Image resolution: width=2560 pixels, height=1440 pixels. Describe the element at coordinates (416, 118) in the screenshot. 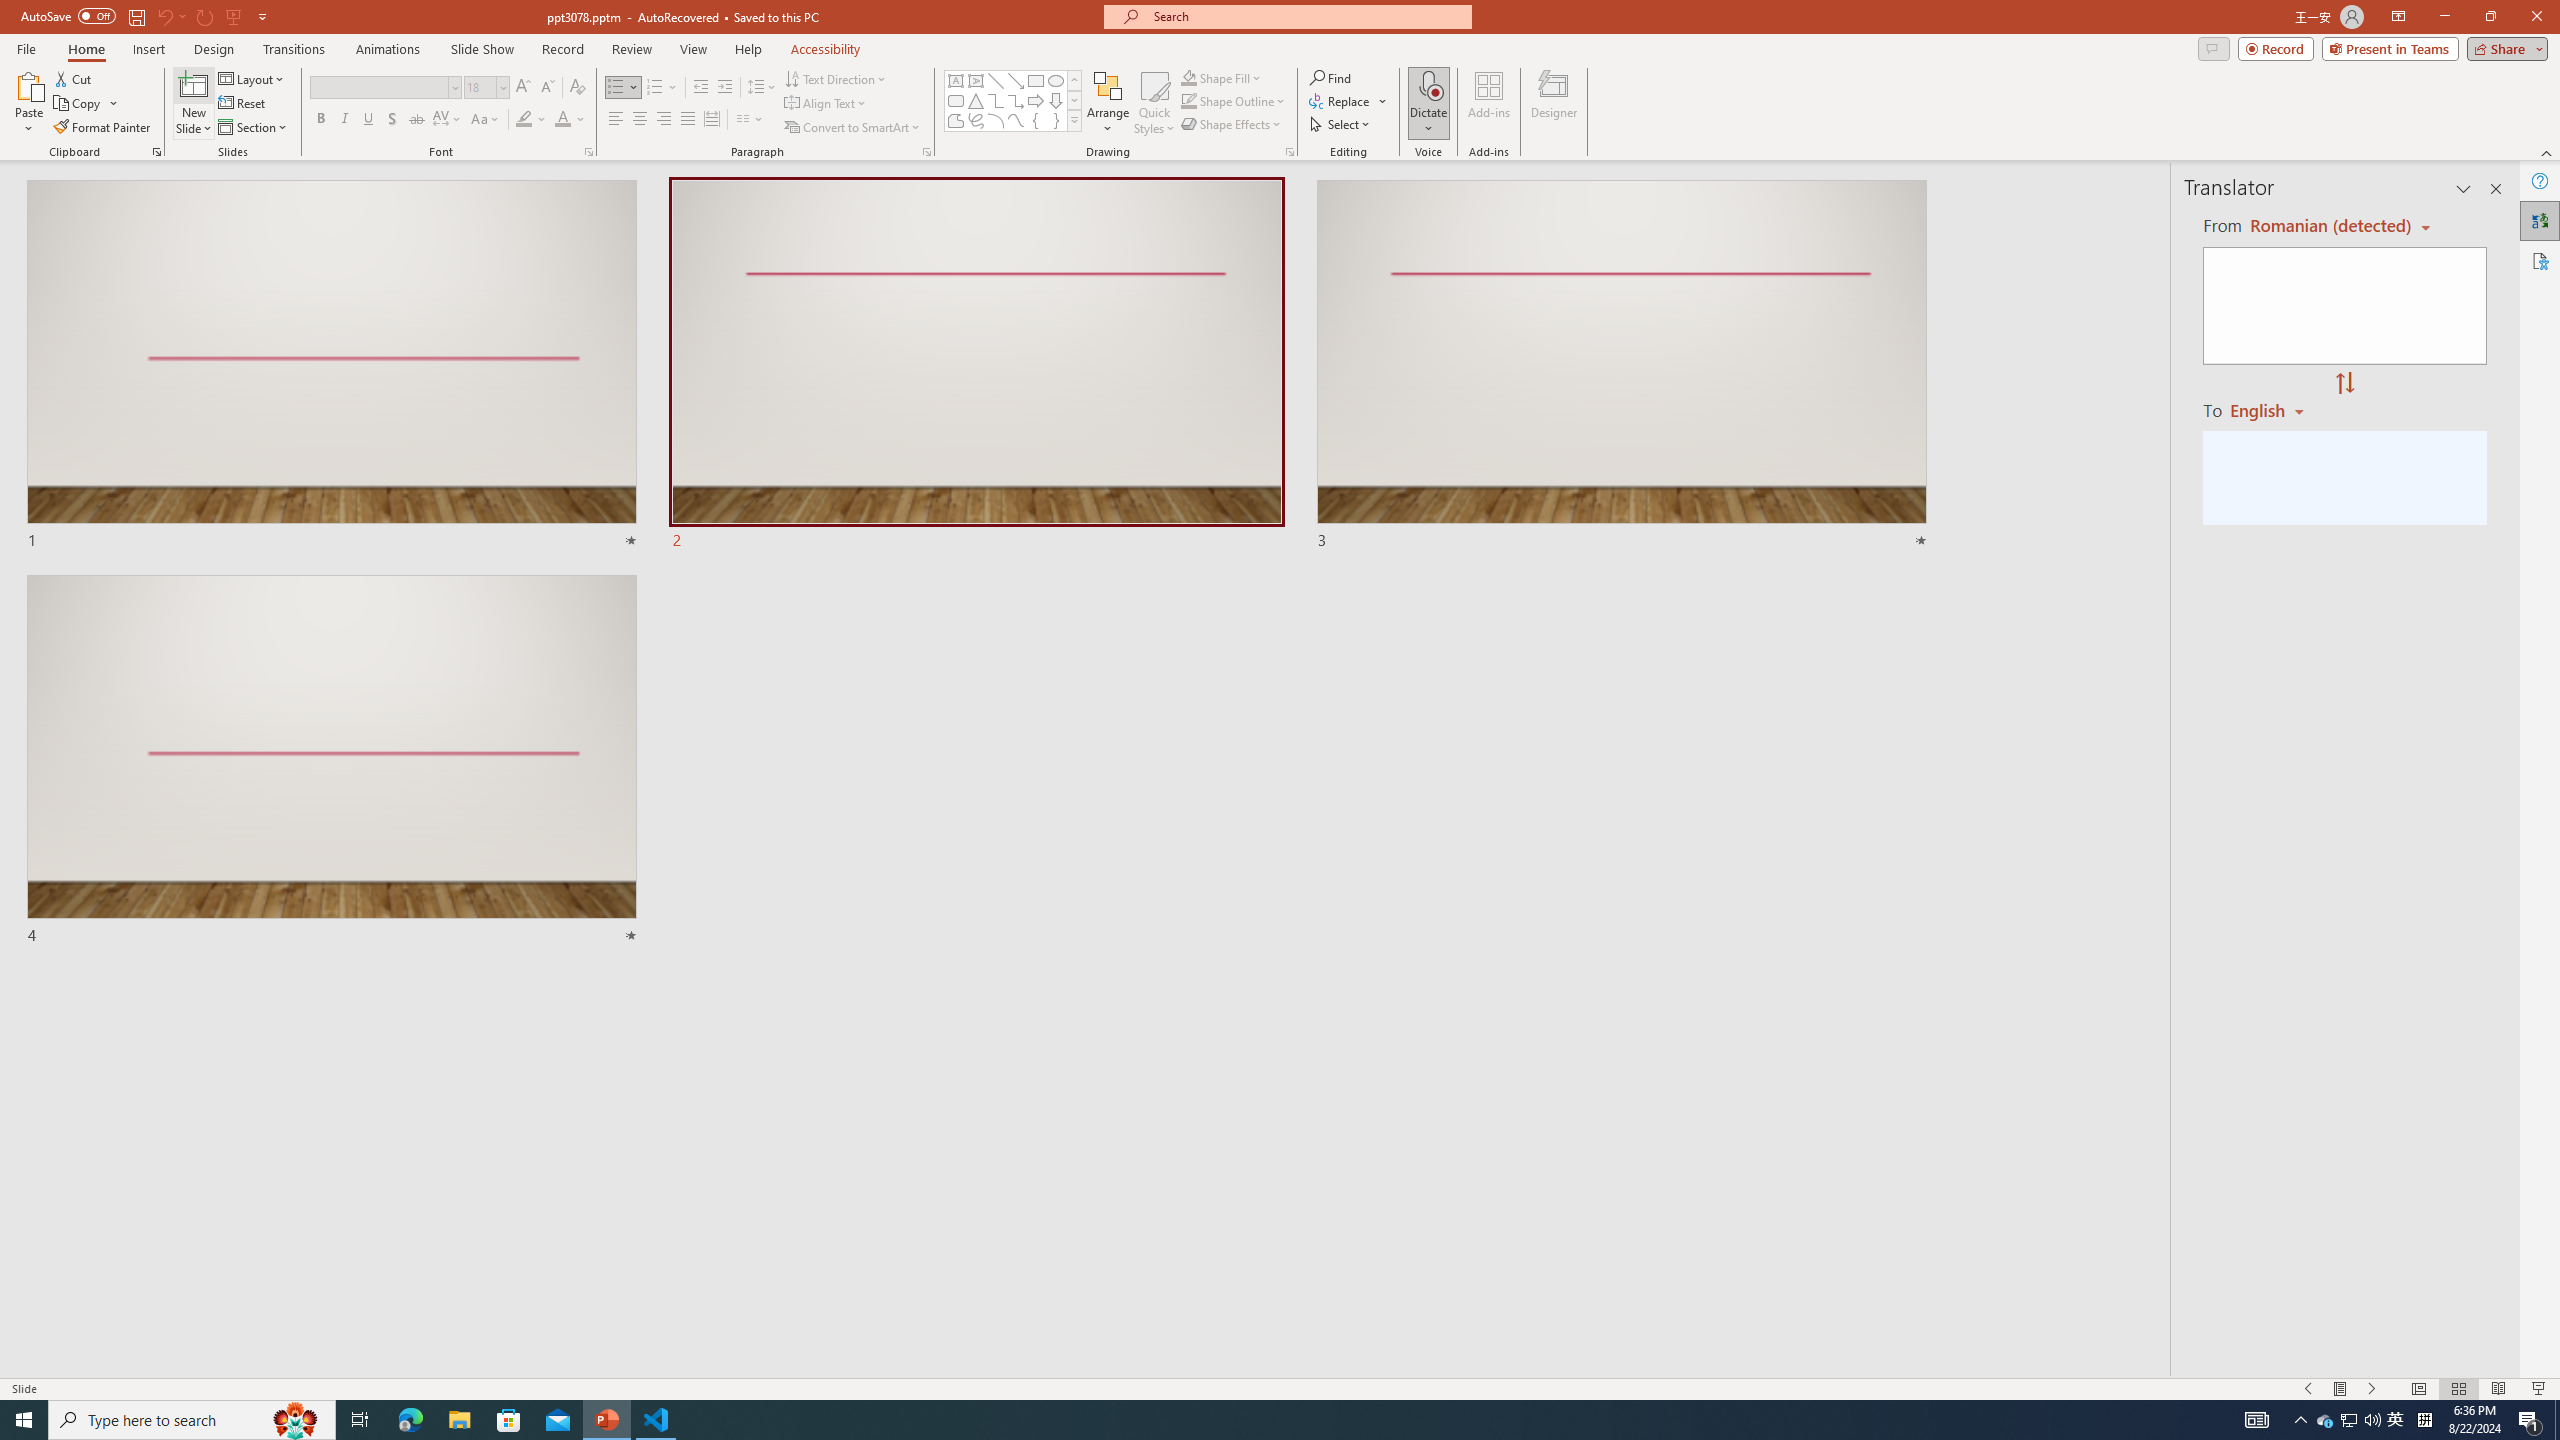

I see `'Strikethrough'` at that location.